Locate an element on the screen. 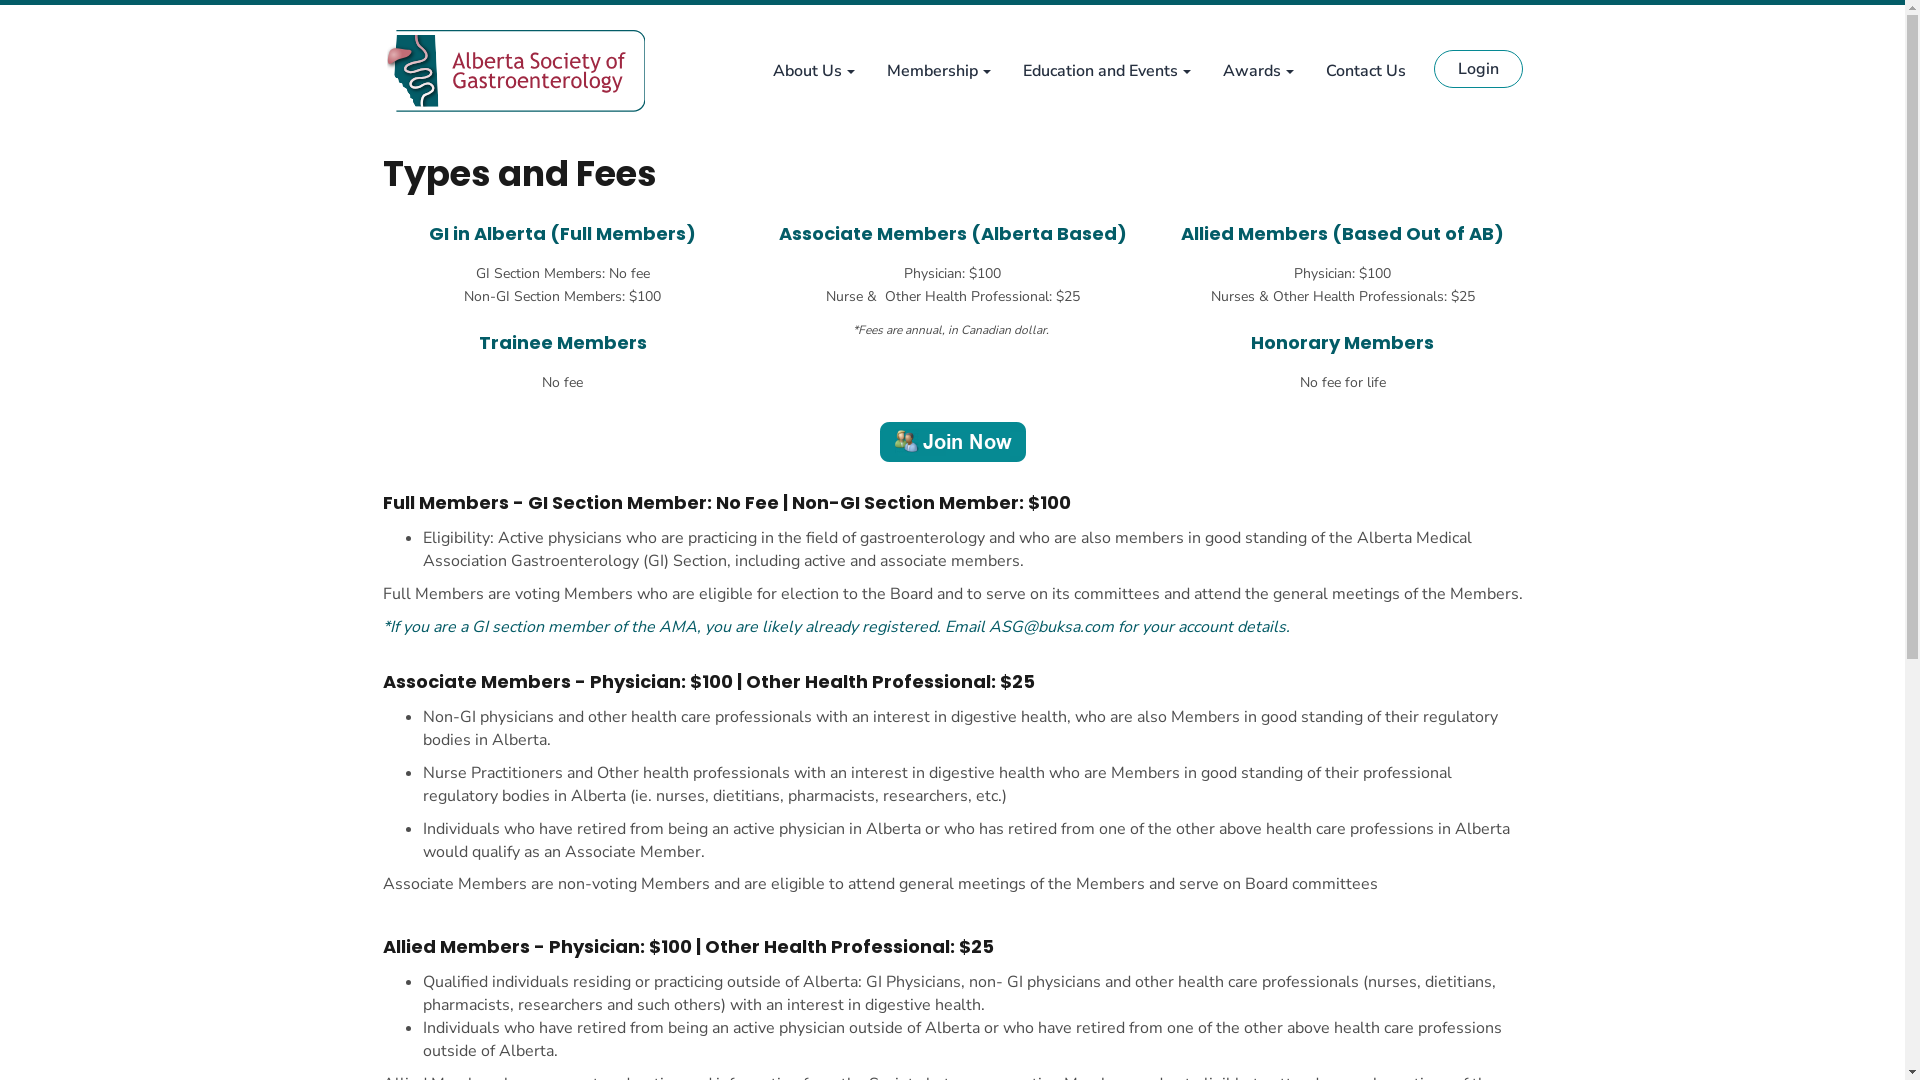  'Login' is located at coordinates (1478, 68).